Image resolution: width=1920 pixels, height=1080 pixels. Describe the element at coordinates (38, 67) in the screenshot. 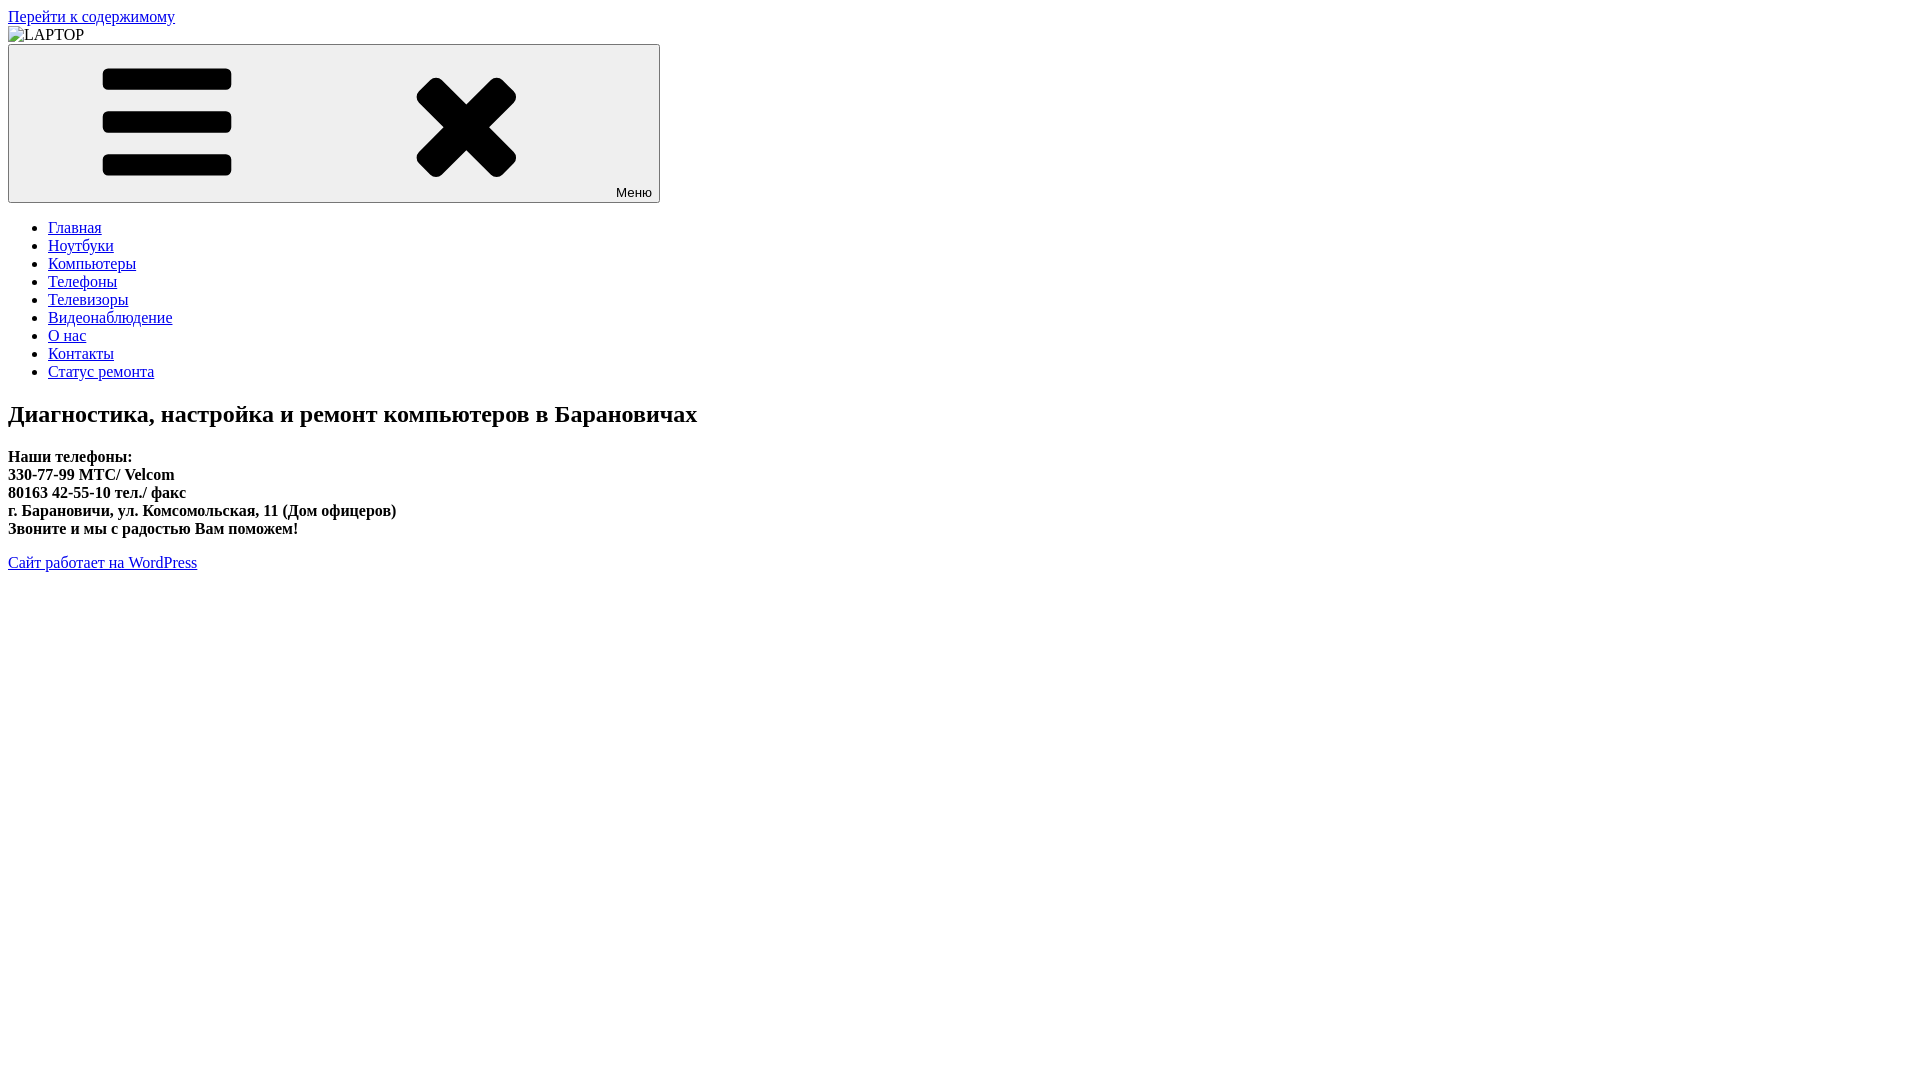

I see `'LAPTOP'` at that location.